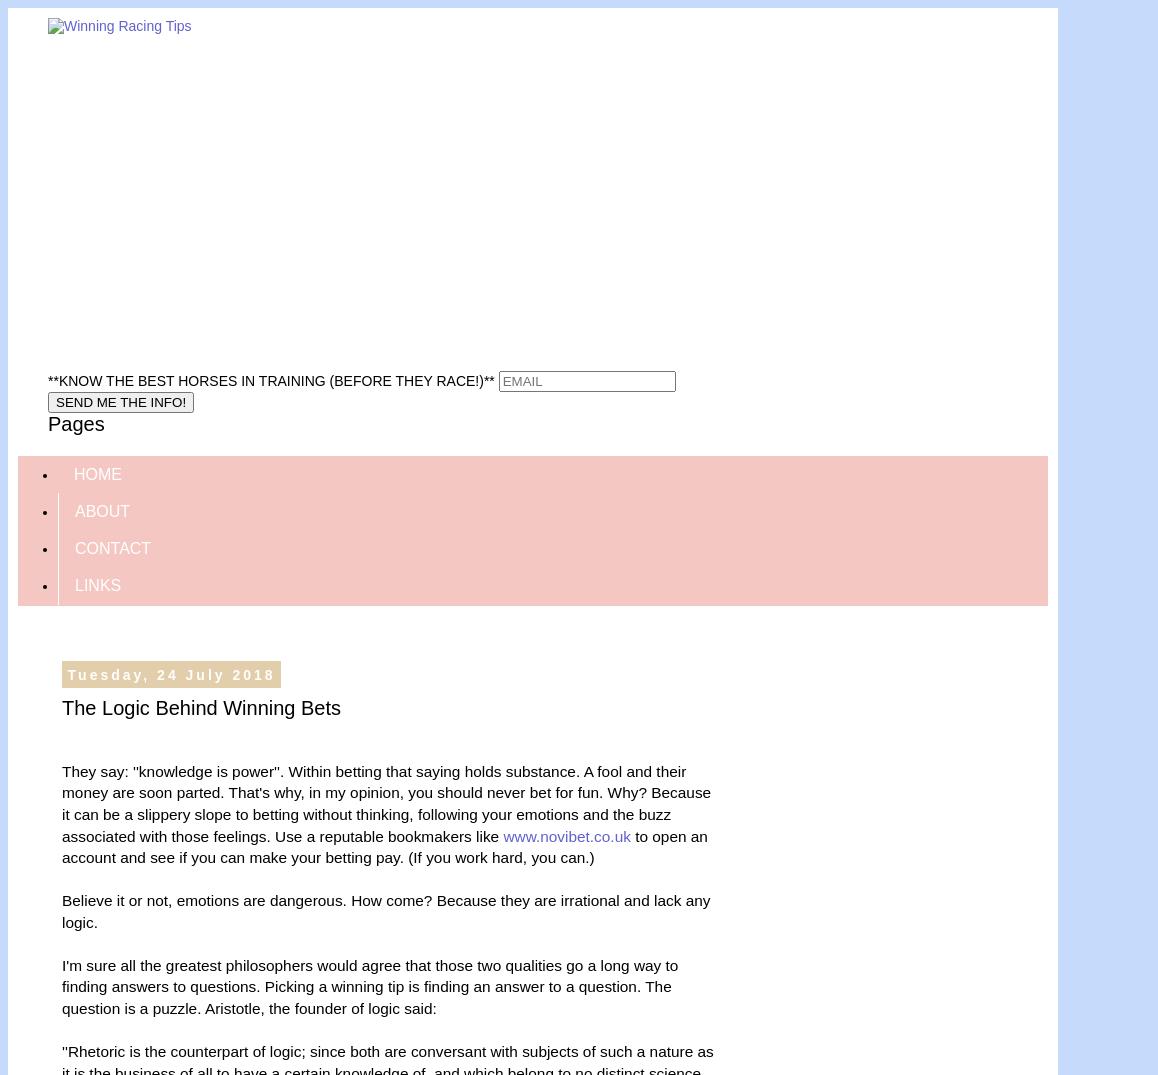 The width and height of the screenshot is (1158, 1075). Describe the element at coordinates (566, 835) in the screenshot. I see `'www.novibet.co.uk'` at that location.